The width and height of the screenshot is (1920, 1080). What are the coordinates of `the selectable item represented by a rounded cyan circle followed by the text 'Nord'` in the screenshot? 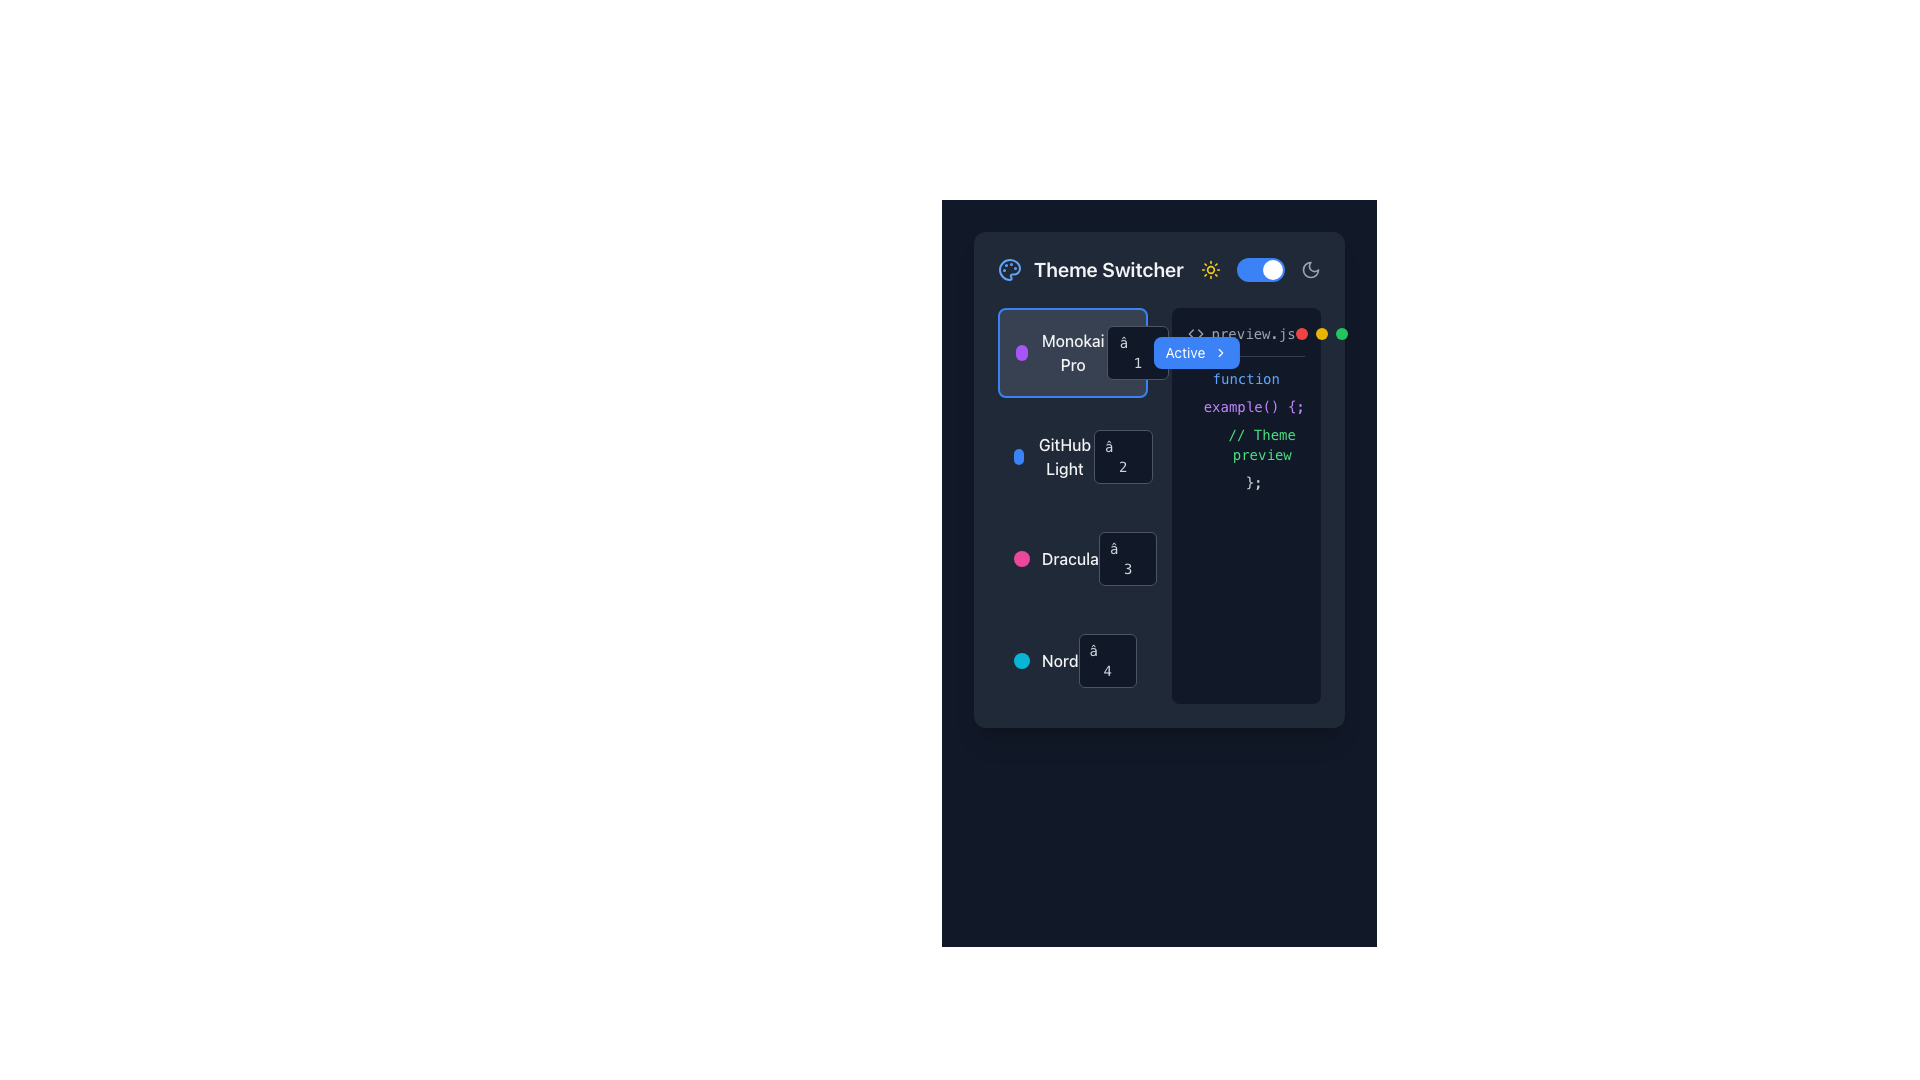 It's located at (1045, 660).